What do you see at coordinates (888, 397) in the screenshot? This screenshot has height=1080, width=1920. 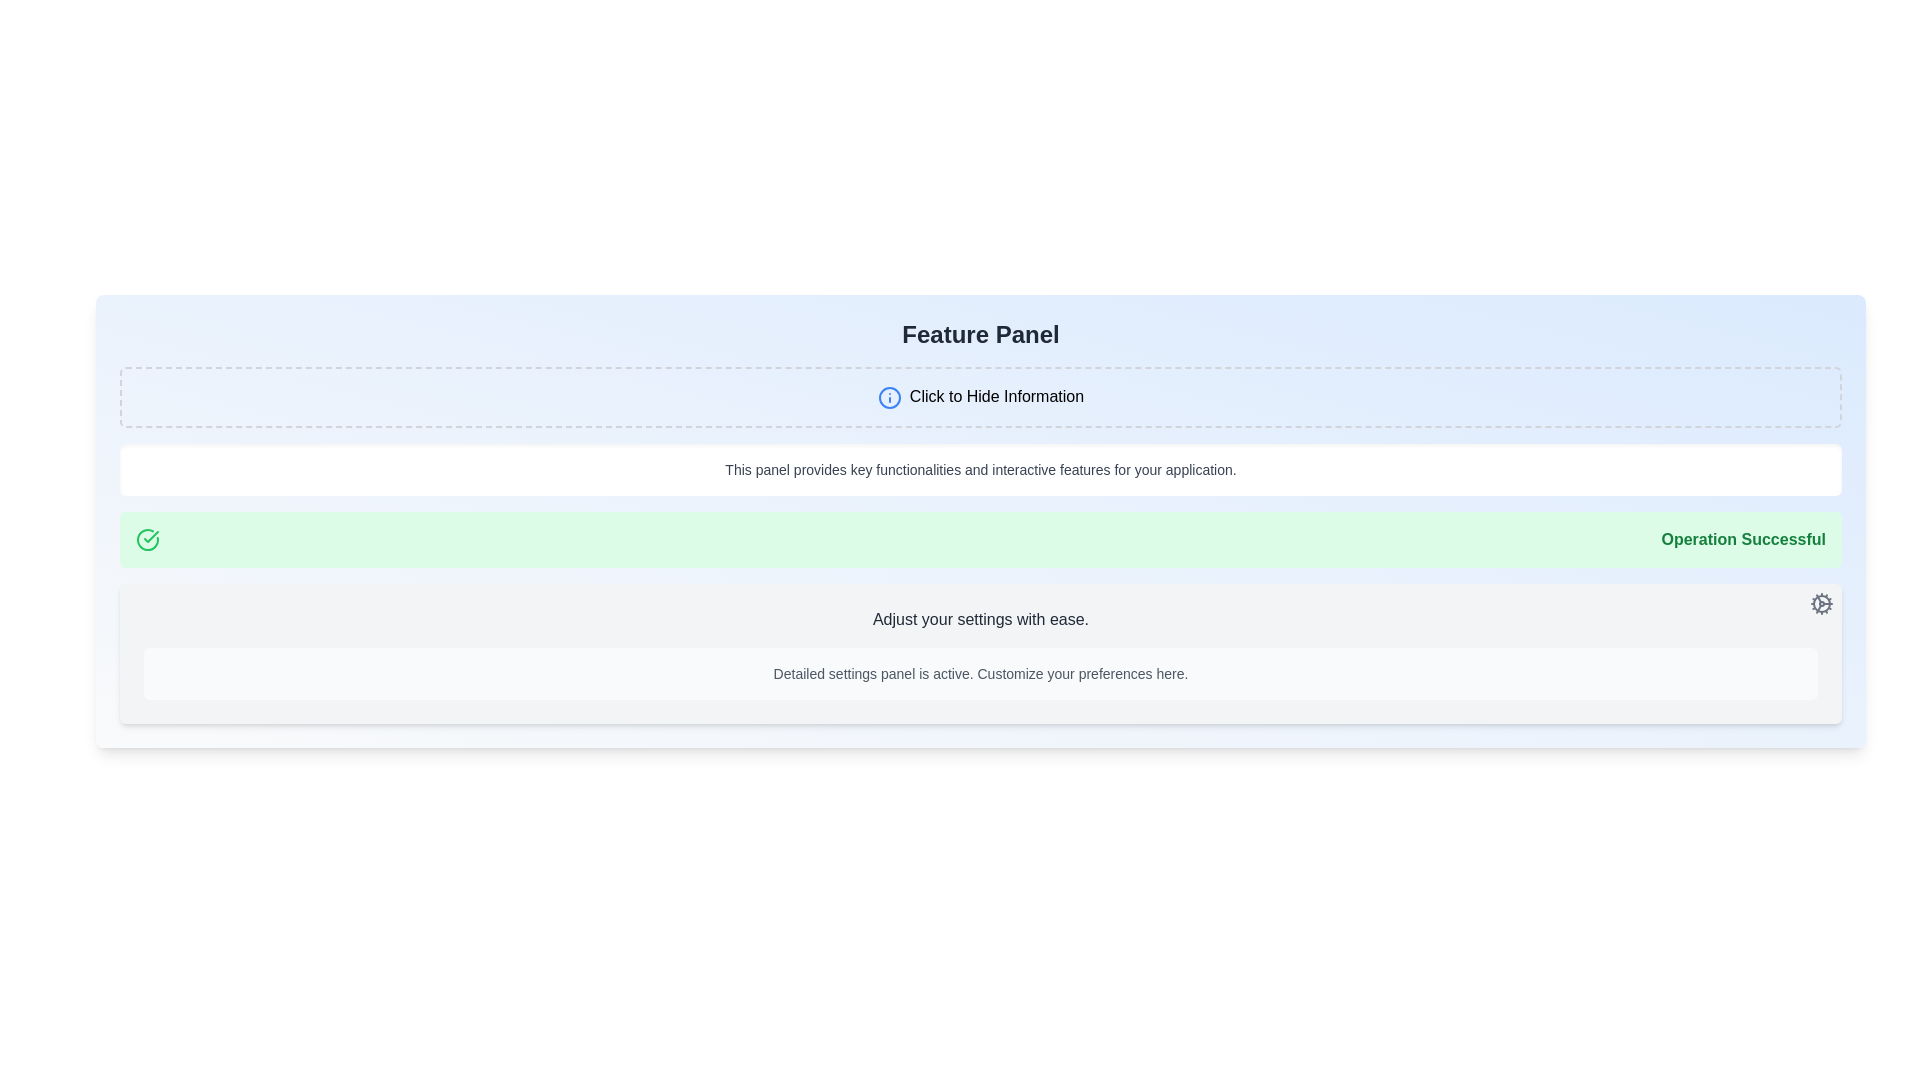 I see `the largest circular SVG element with a blue outline, which is part of an icon next to the 'Click to Hide Information' text label` at bounding box center [888, 397].